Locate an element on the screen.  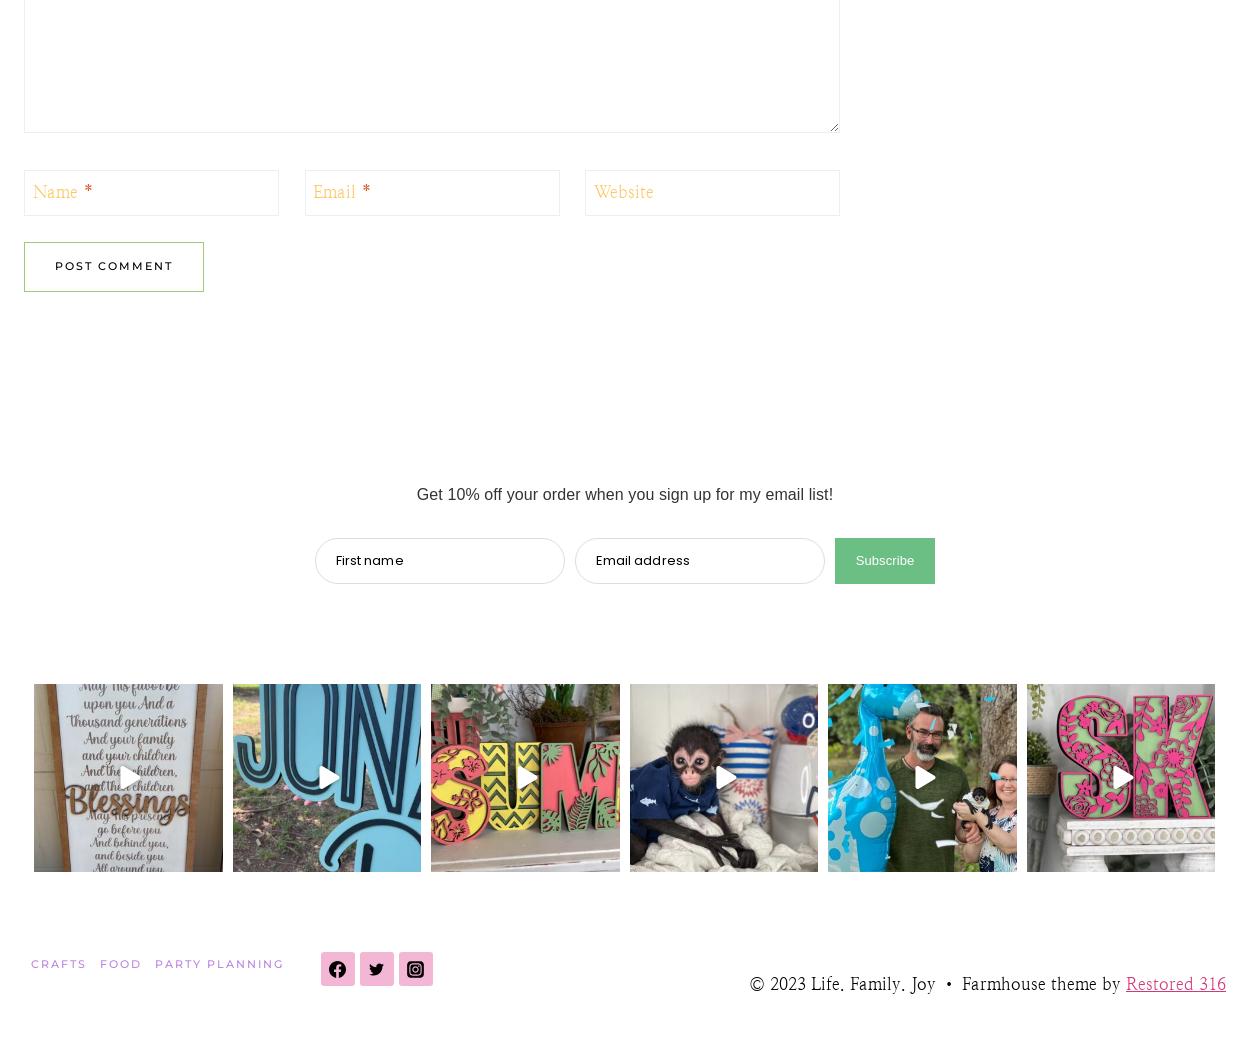
'Crafts' is located at coordinates (57, 963).